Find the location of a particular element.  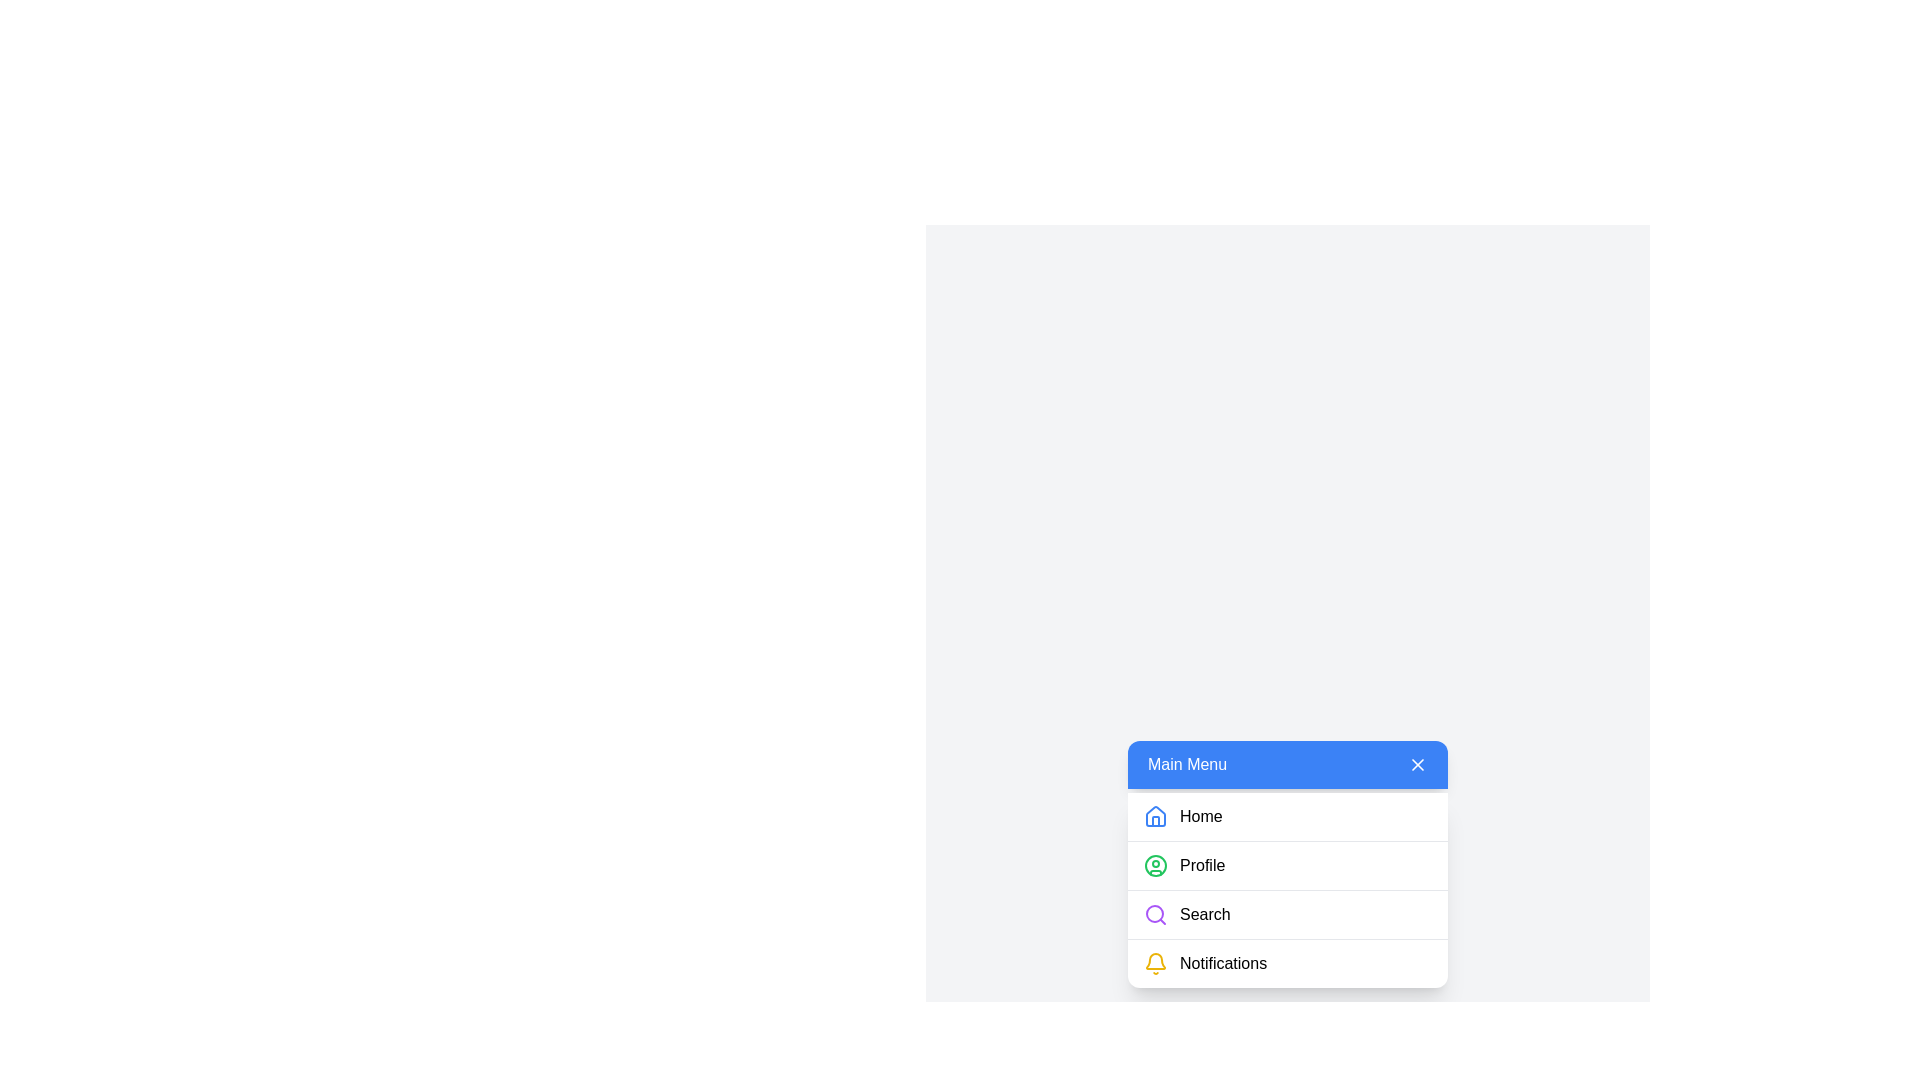

the purple search icon, represented by a magnifying glass graphic, located within the 'Search' menu item is located at coordinates (1156, 914).